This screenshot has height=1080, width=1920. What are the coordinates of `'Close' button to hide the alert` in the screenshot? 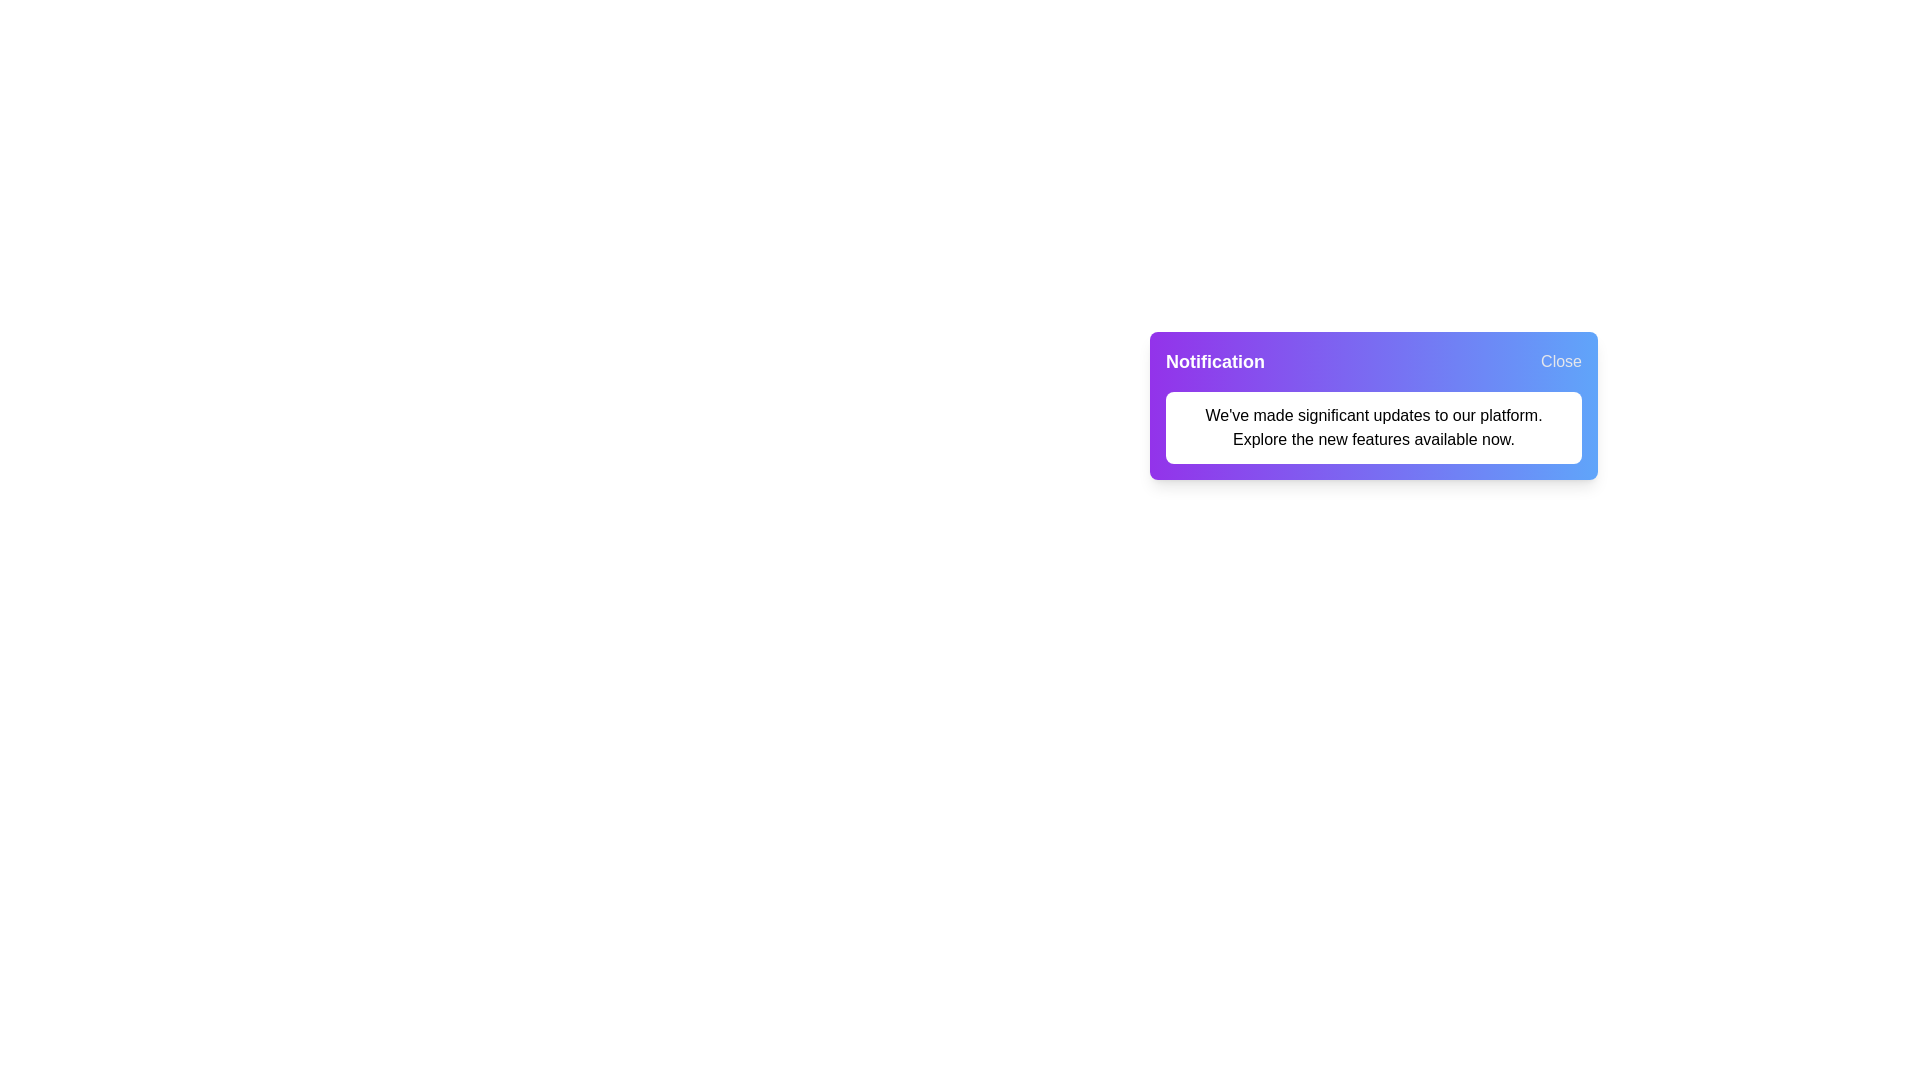 It's located at (1560, 362).